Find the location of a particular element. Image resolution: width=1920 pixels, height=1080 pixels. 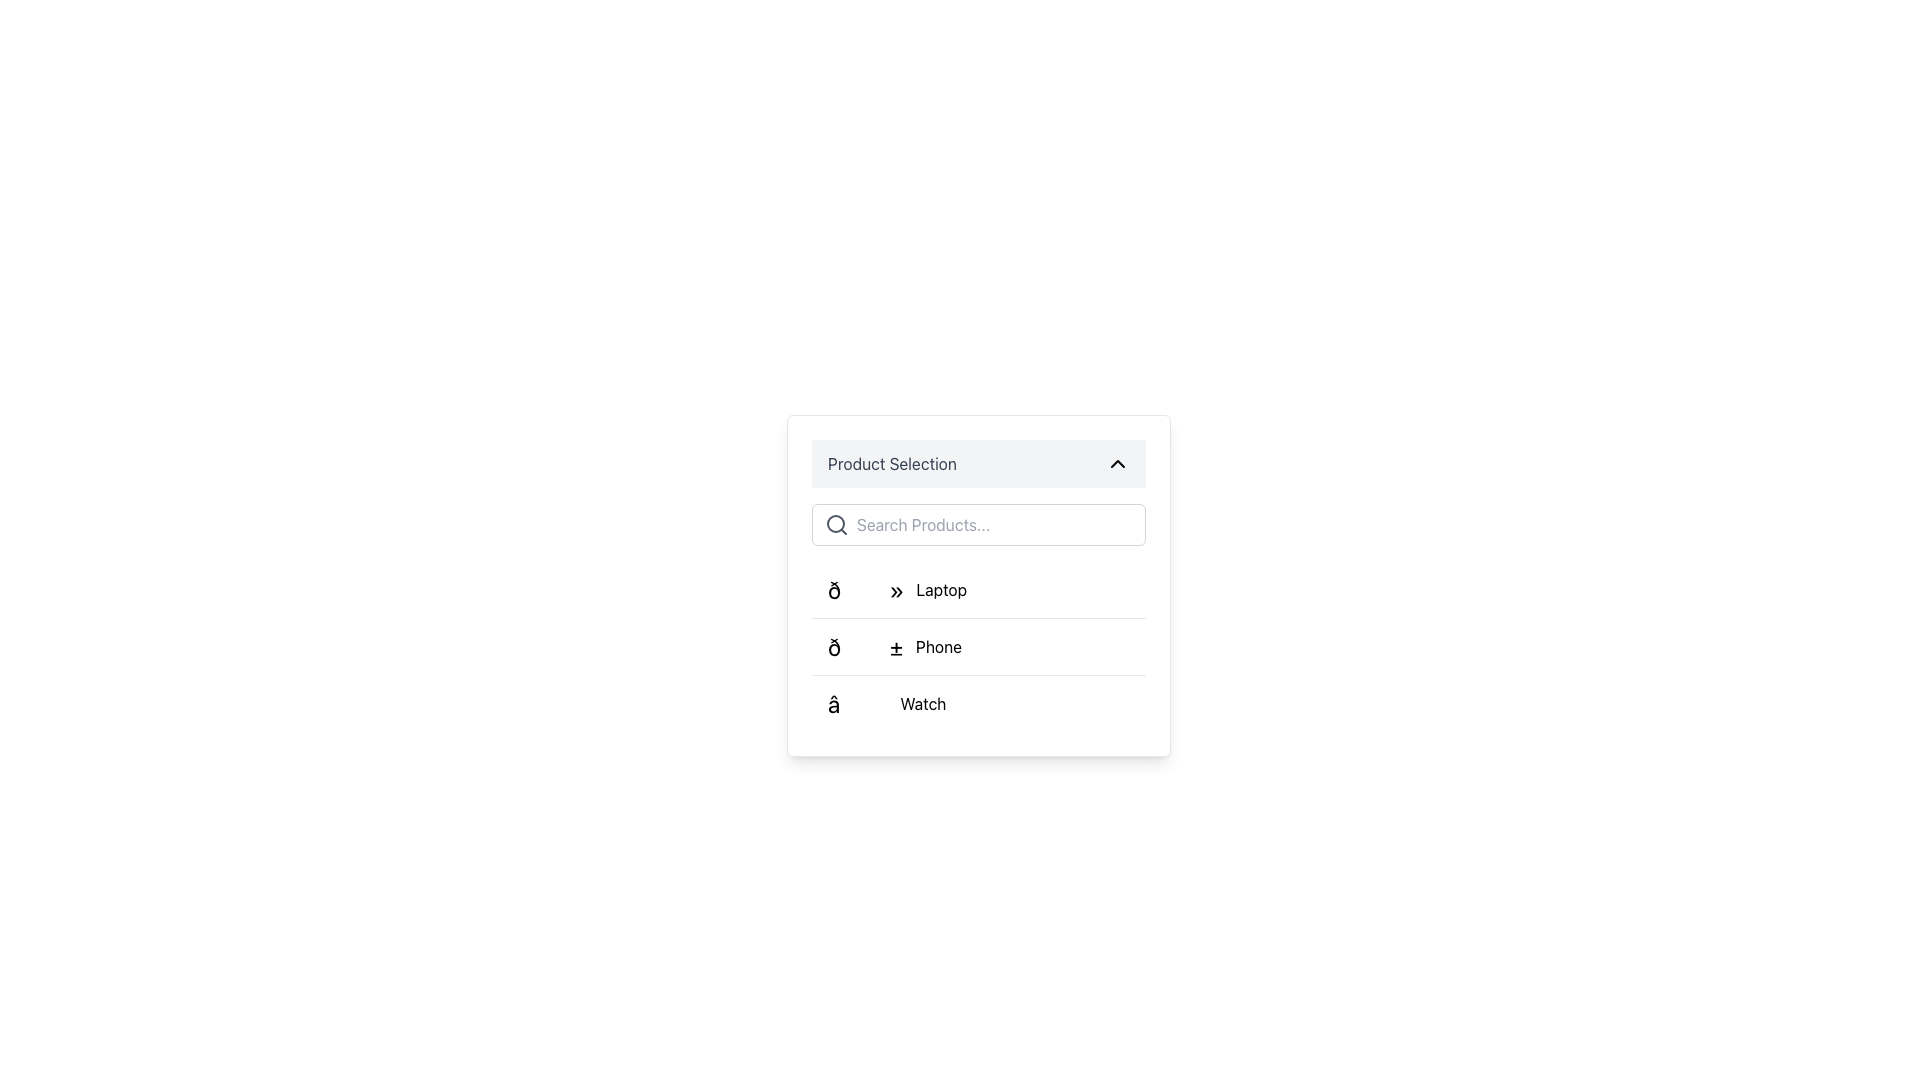

the first selectable list item labeled 'Laptop' with a red bullet point is located at coordinates (979, 589).